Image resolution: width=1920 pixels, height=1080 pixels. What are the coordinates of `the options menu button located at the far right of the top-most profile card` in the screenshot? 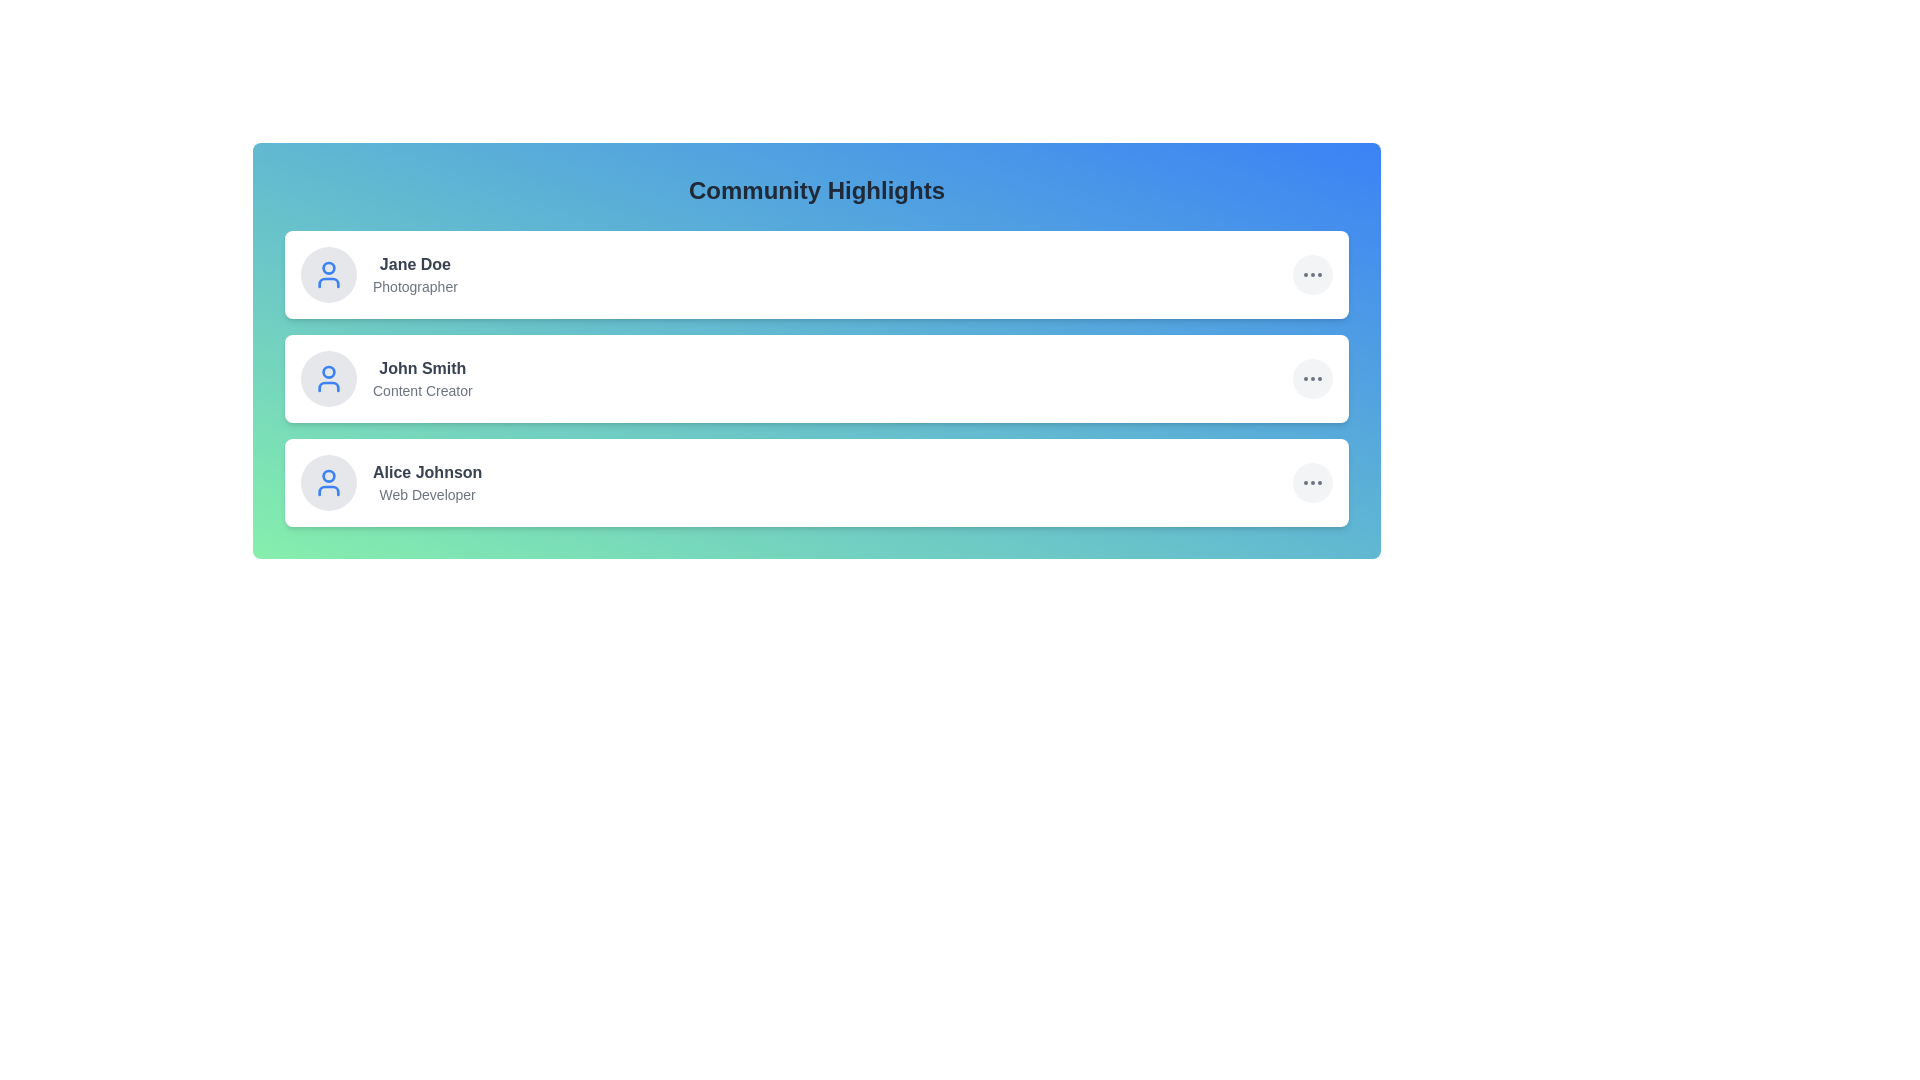 It's located at (1313, 274).